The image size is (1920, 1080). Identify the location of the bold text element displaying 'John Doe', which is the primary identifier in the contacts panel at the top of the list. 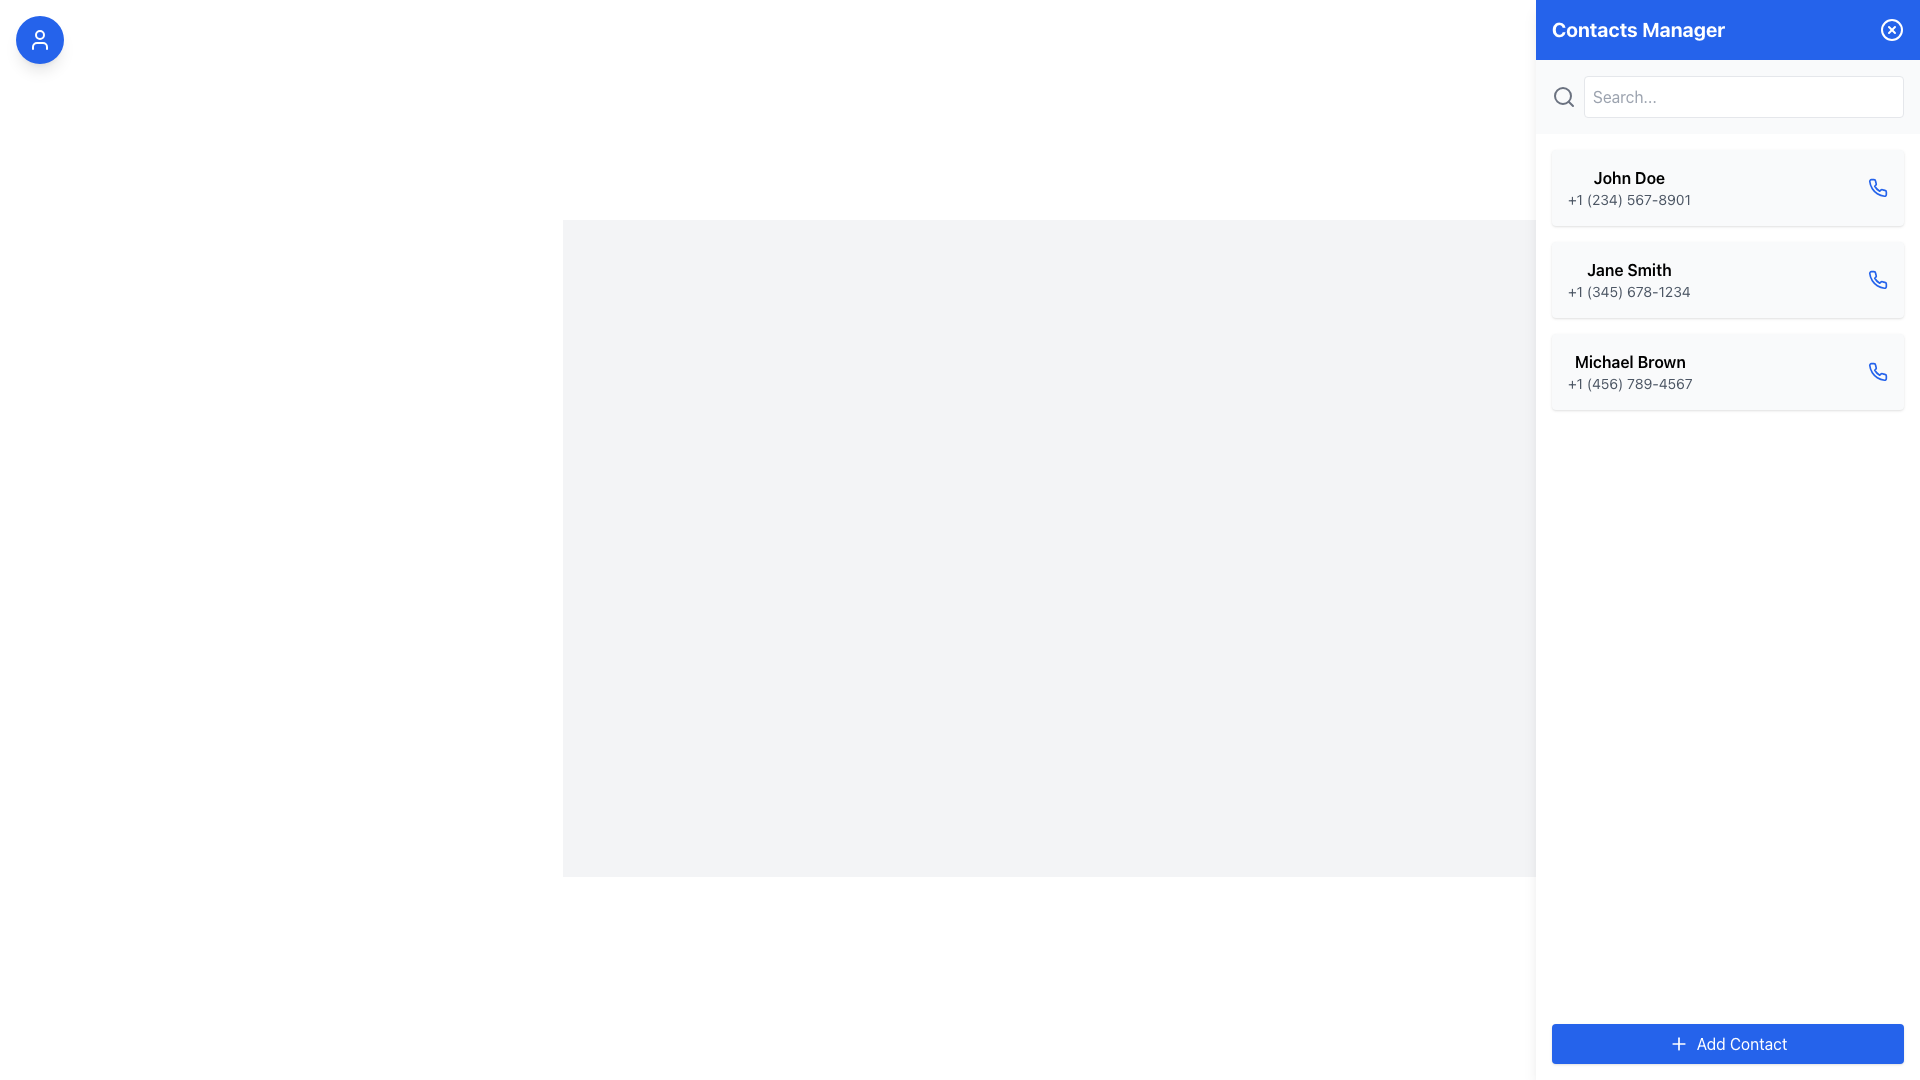
(1629, 176).